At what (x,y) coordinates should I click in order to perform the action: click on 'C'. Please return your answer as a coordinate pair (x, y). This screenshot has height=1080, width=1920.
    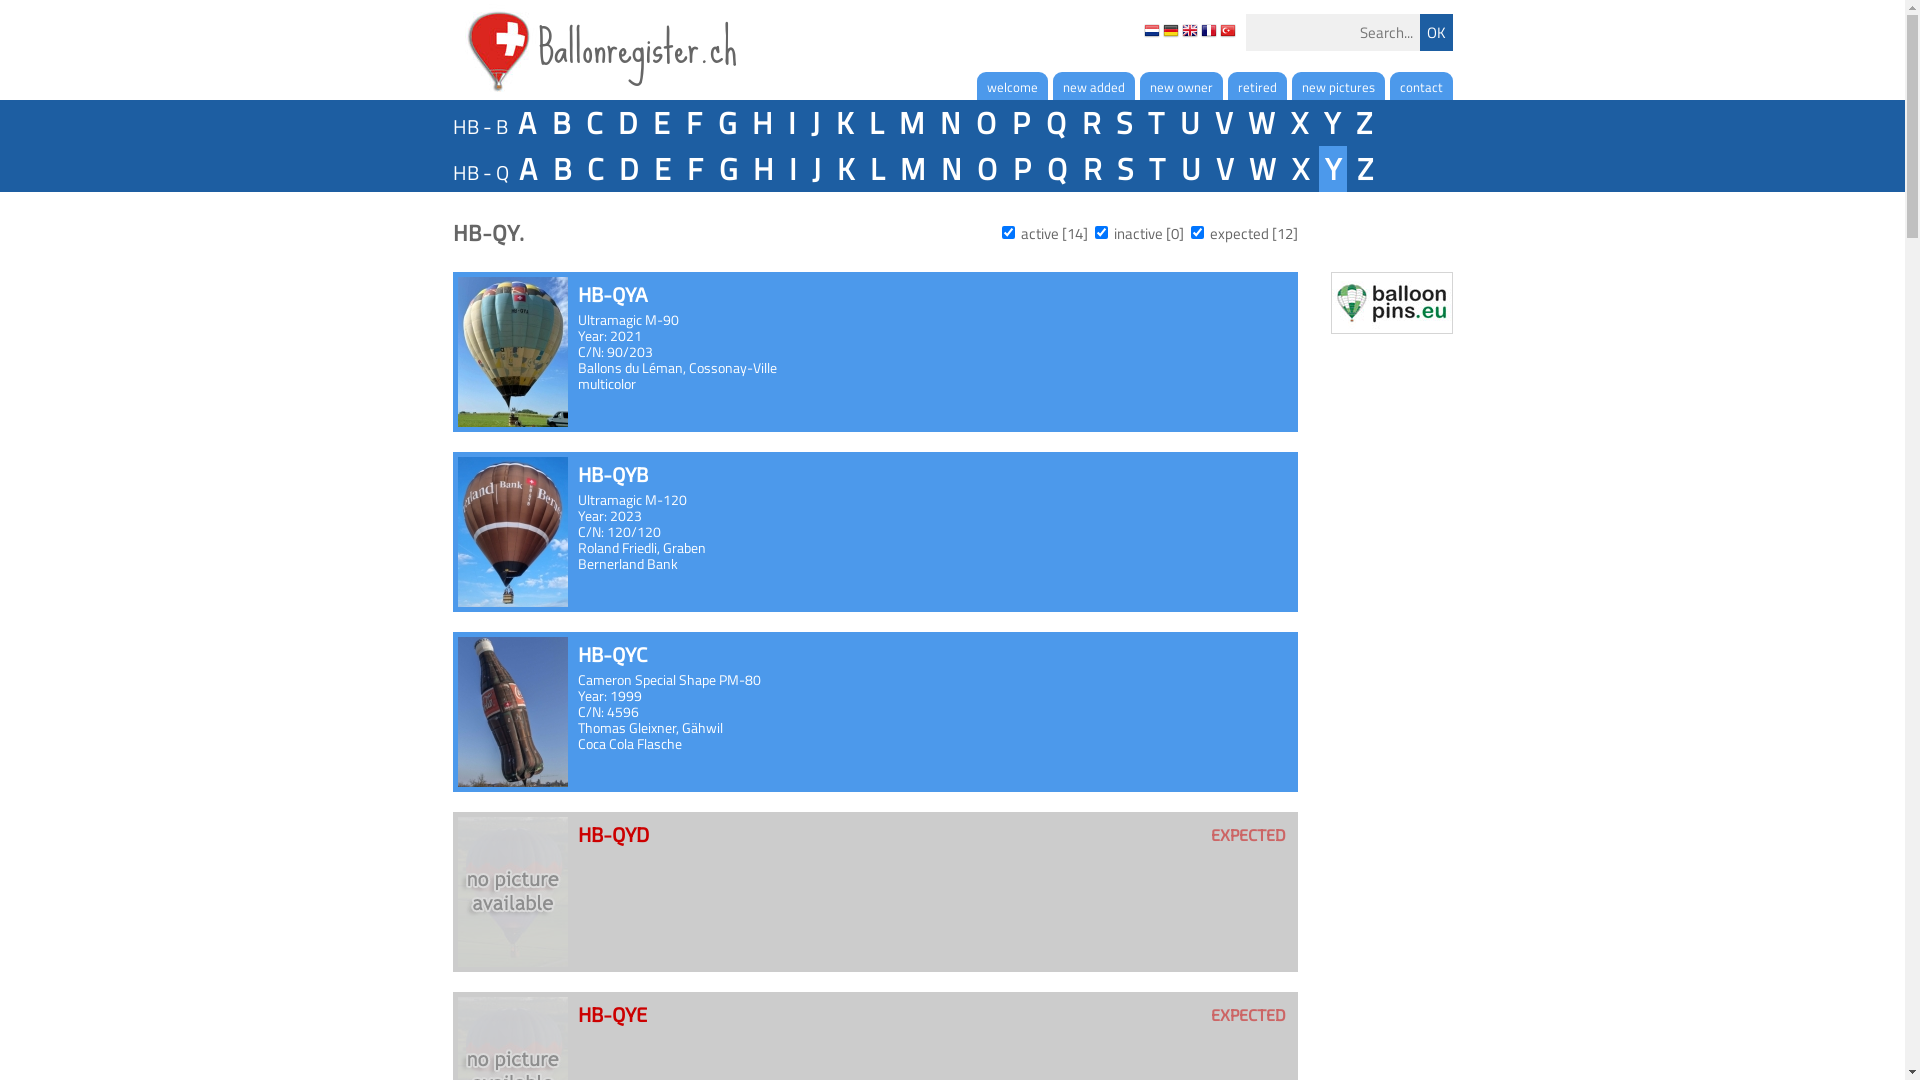
    Looking at the image, I should click on (593, 168).